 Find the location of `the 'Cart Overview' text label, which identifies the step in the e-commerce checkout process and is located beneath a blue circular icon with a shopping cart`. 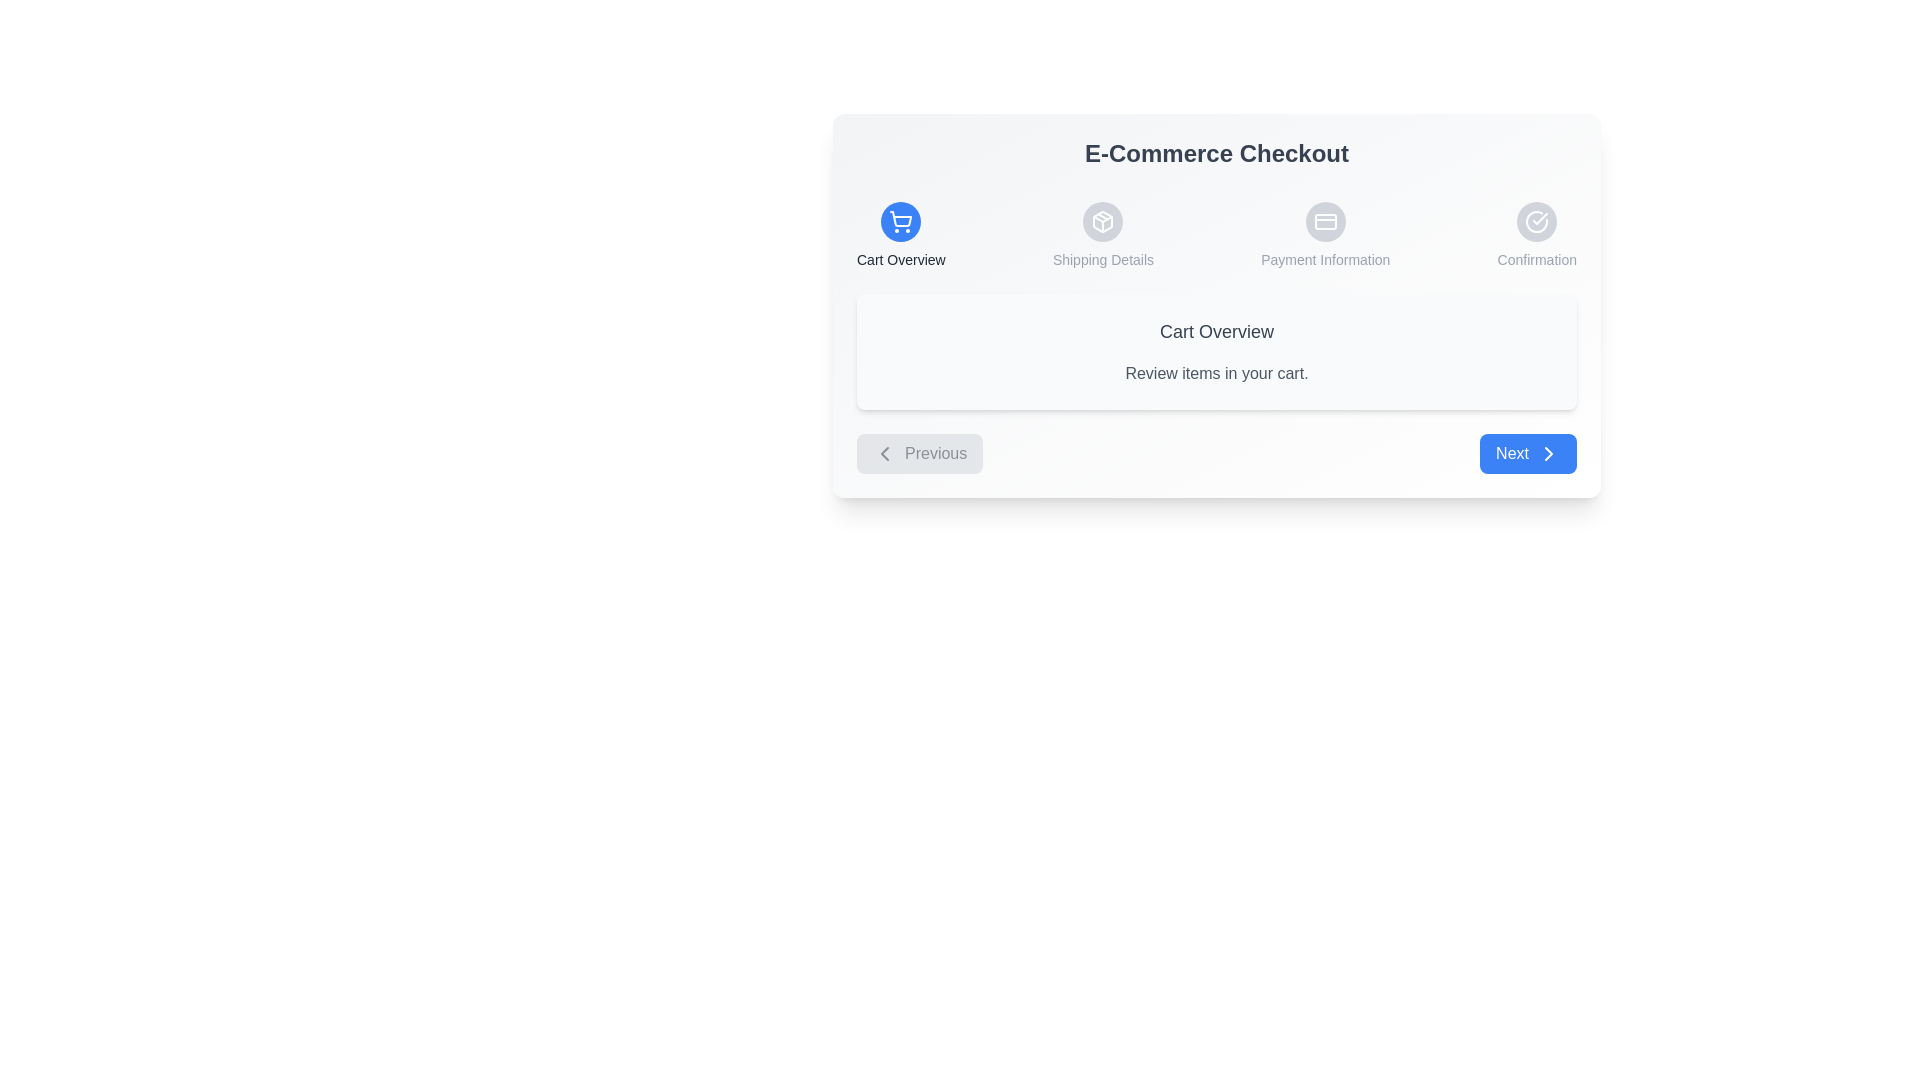

the 'Cart Overview' text label, which identifies the step in the e-commerce checkout process and is located beneath a blue circular icon with a shopping cart is located at coordinates (900, 258).